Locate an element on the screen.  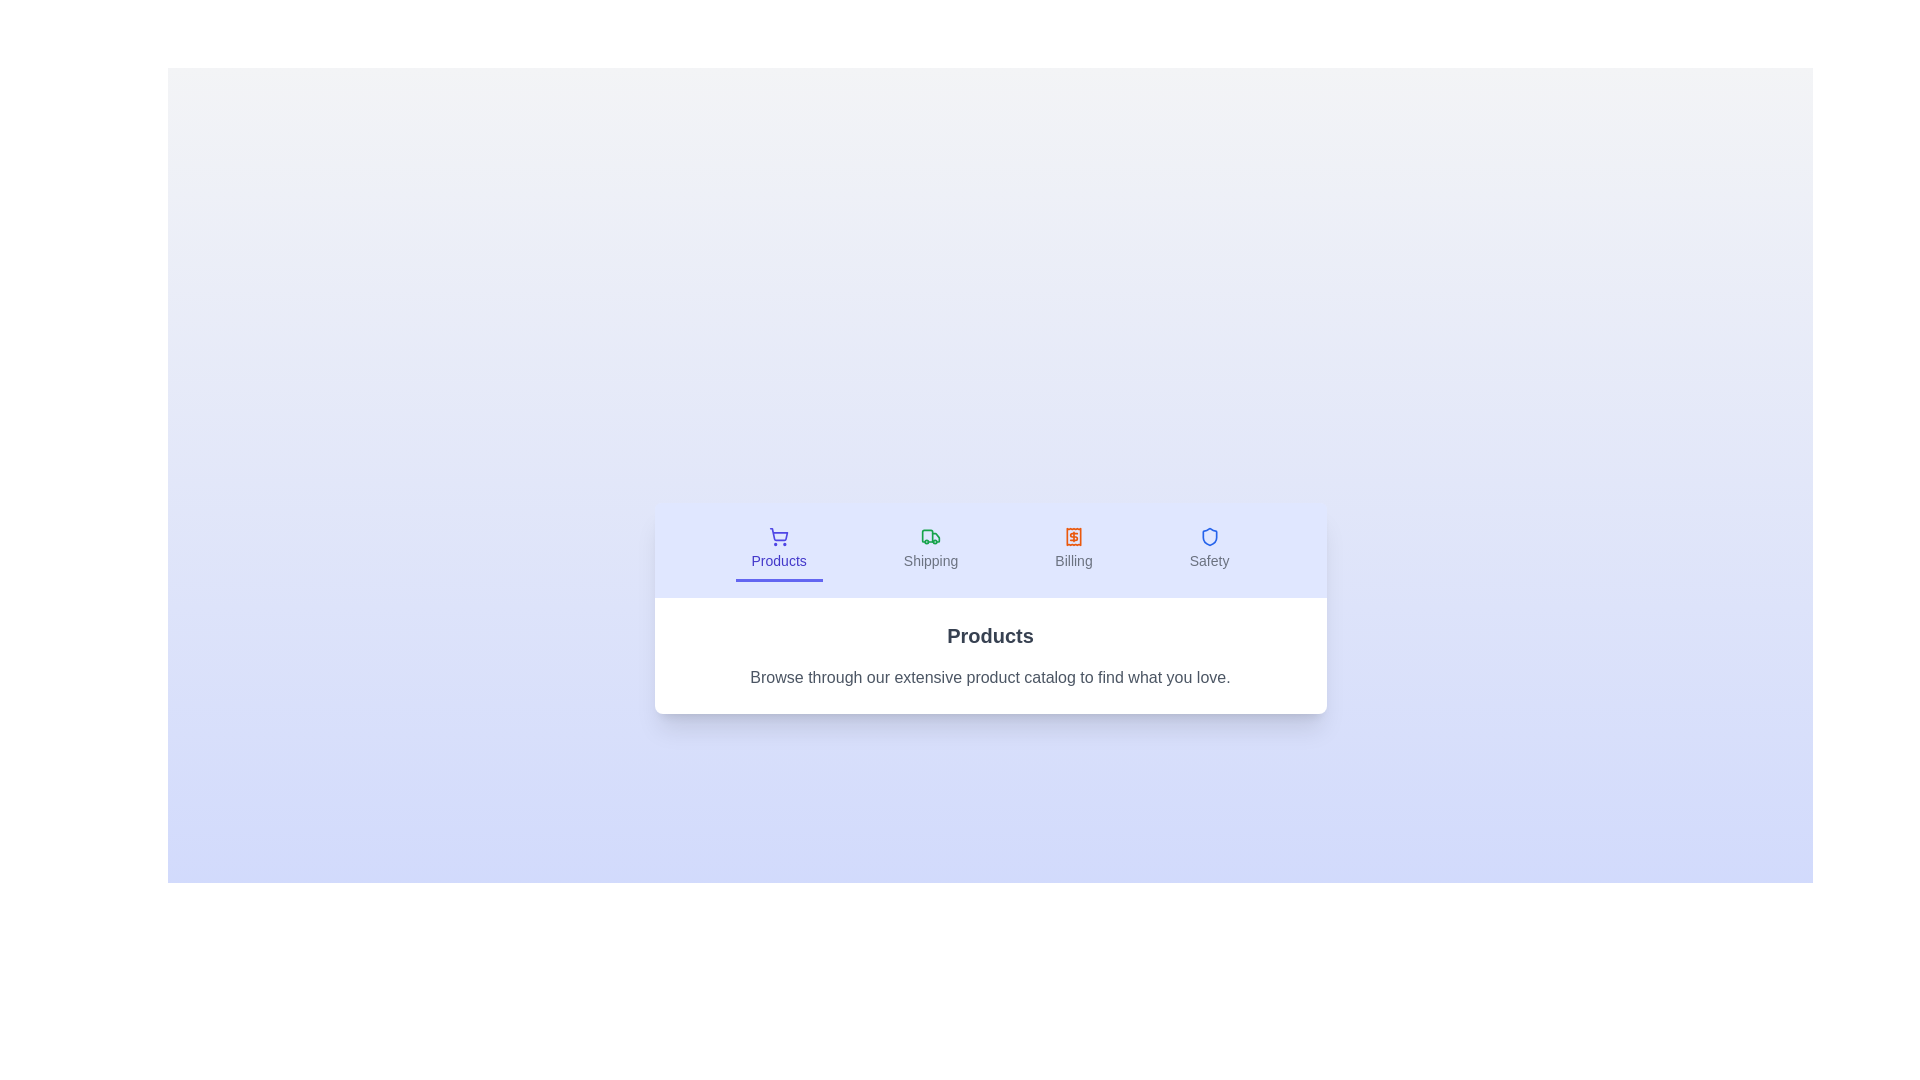
the Products tab to switch to its content is located at coordinates (778, 550).